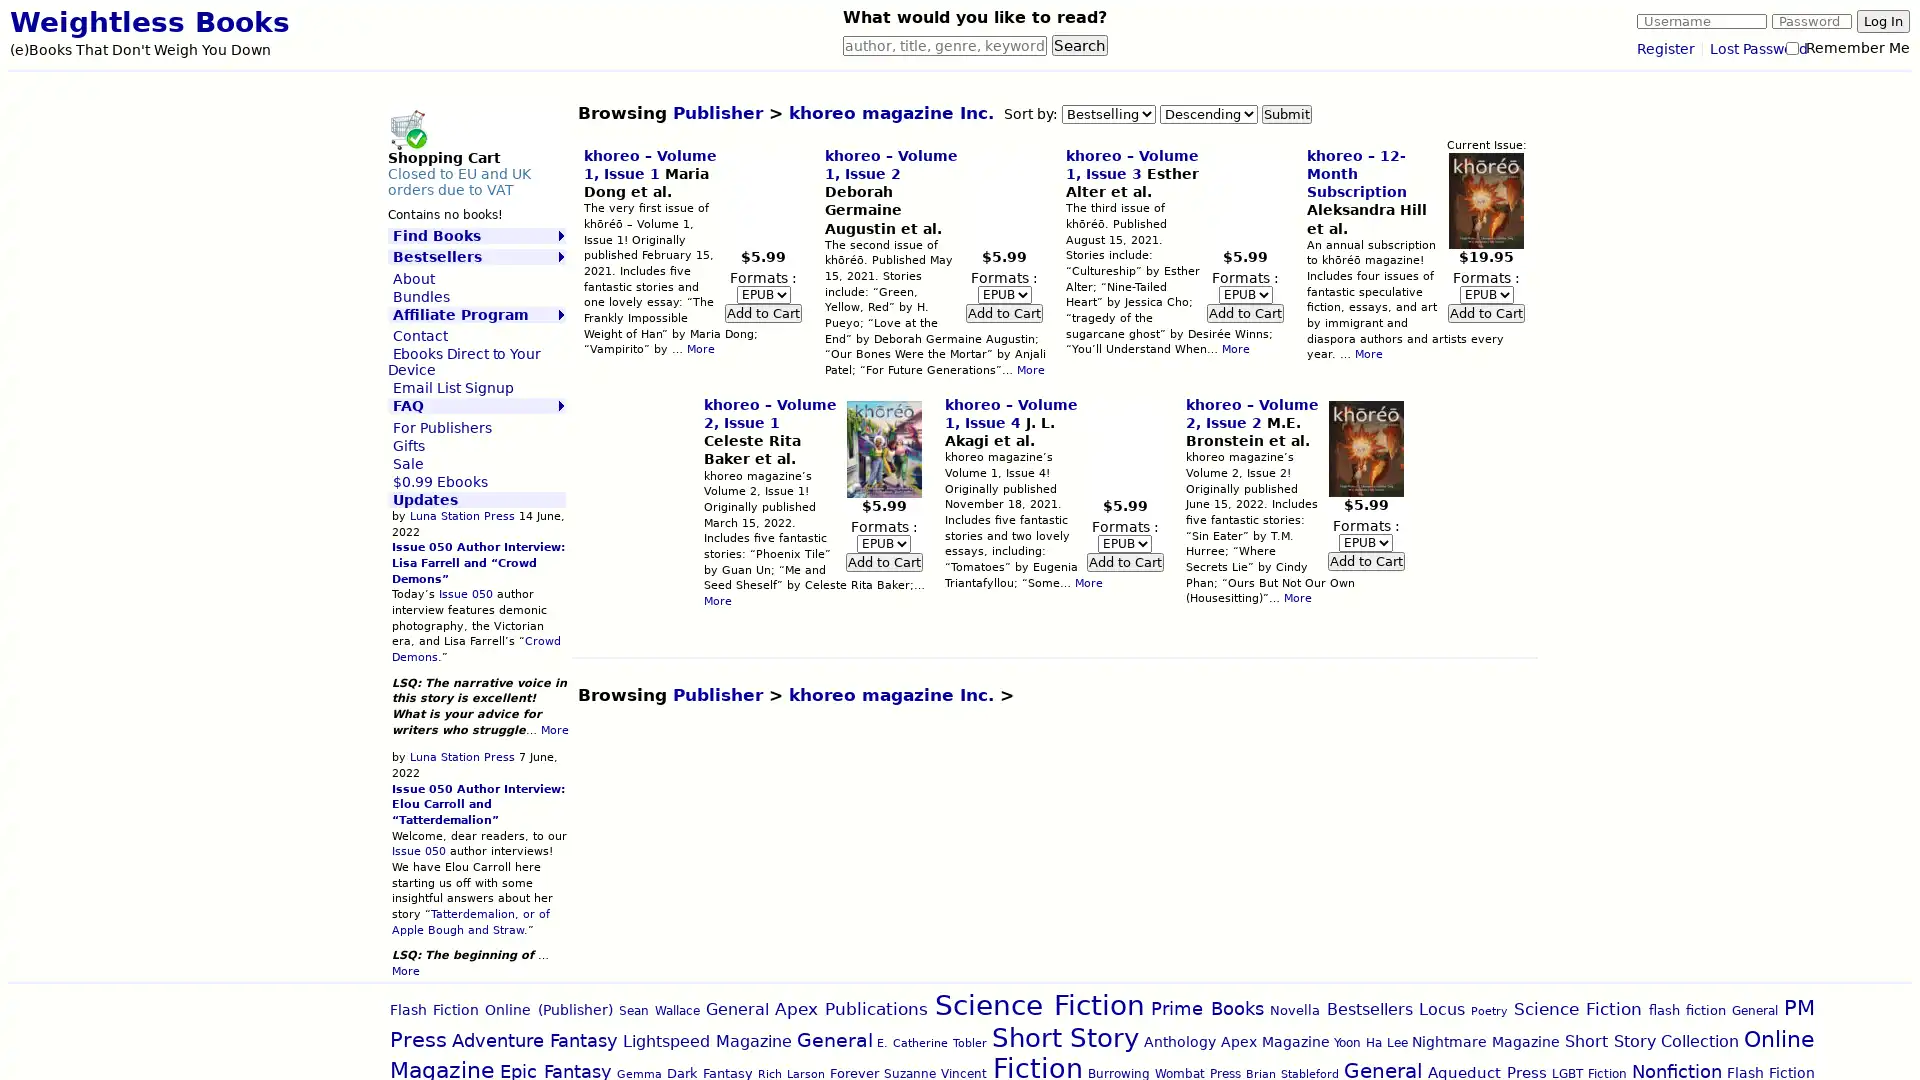 The height and width of the screenshot is (1080, 1920). I want to click on Log In, so click(1882, 21).